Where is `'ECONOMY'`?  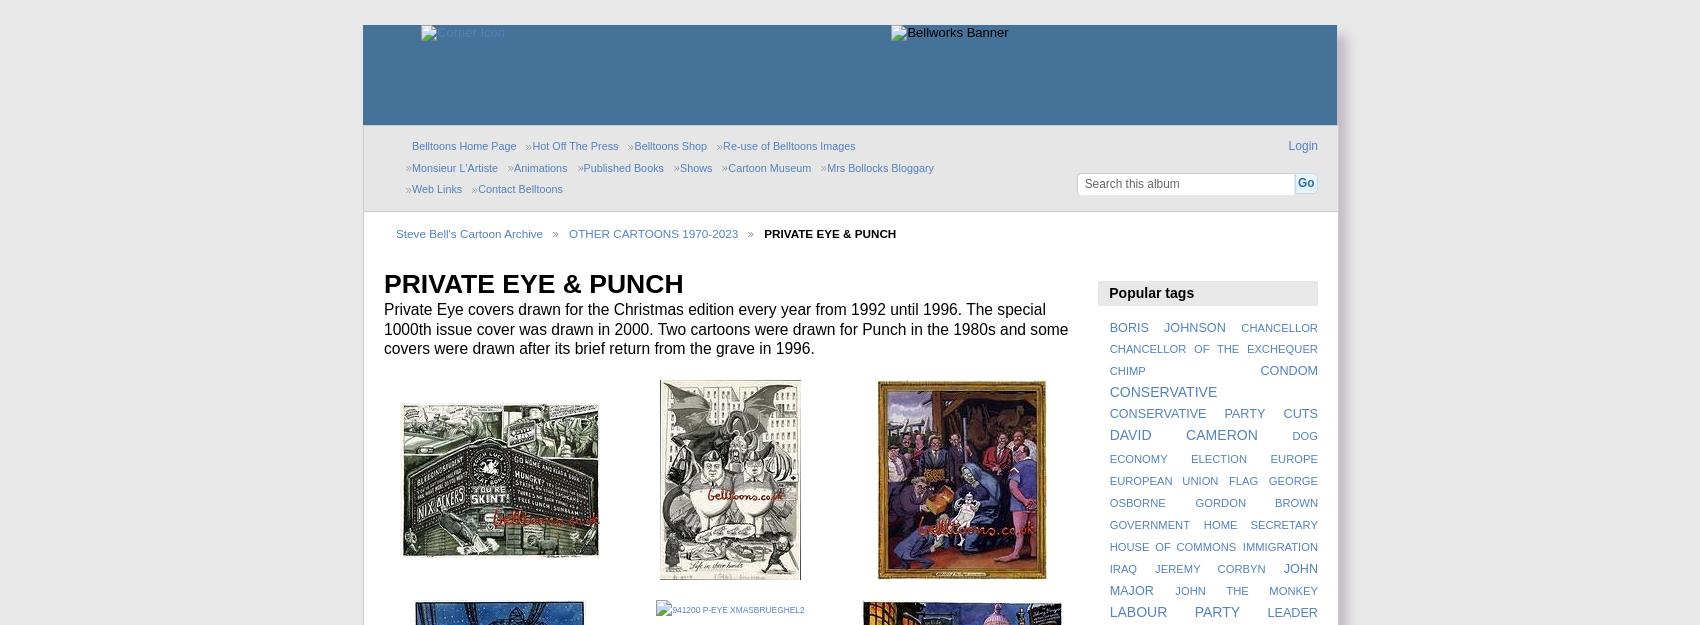
'ECONOMY' is located at coordinates (1137, 458).